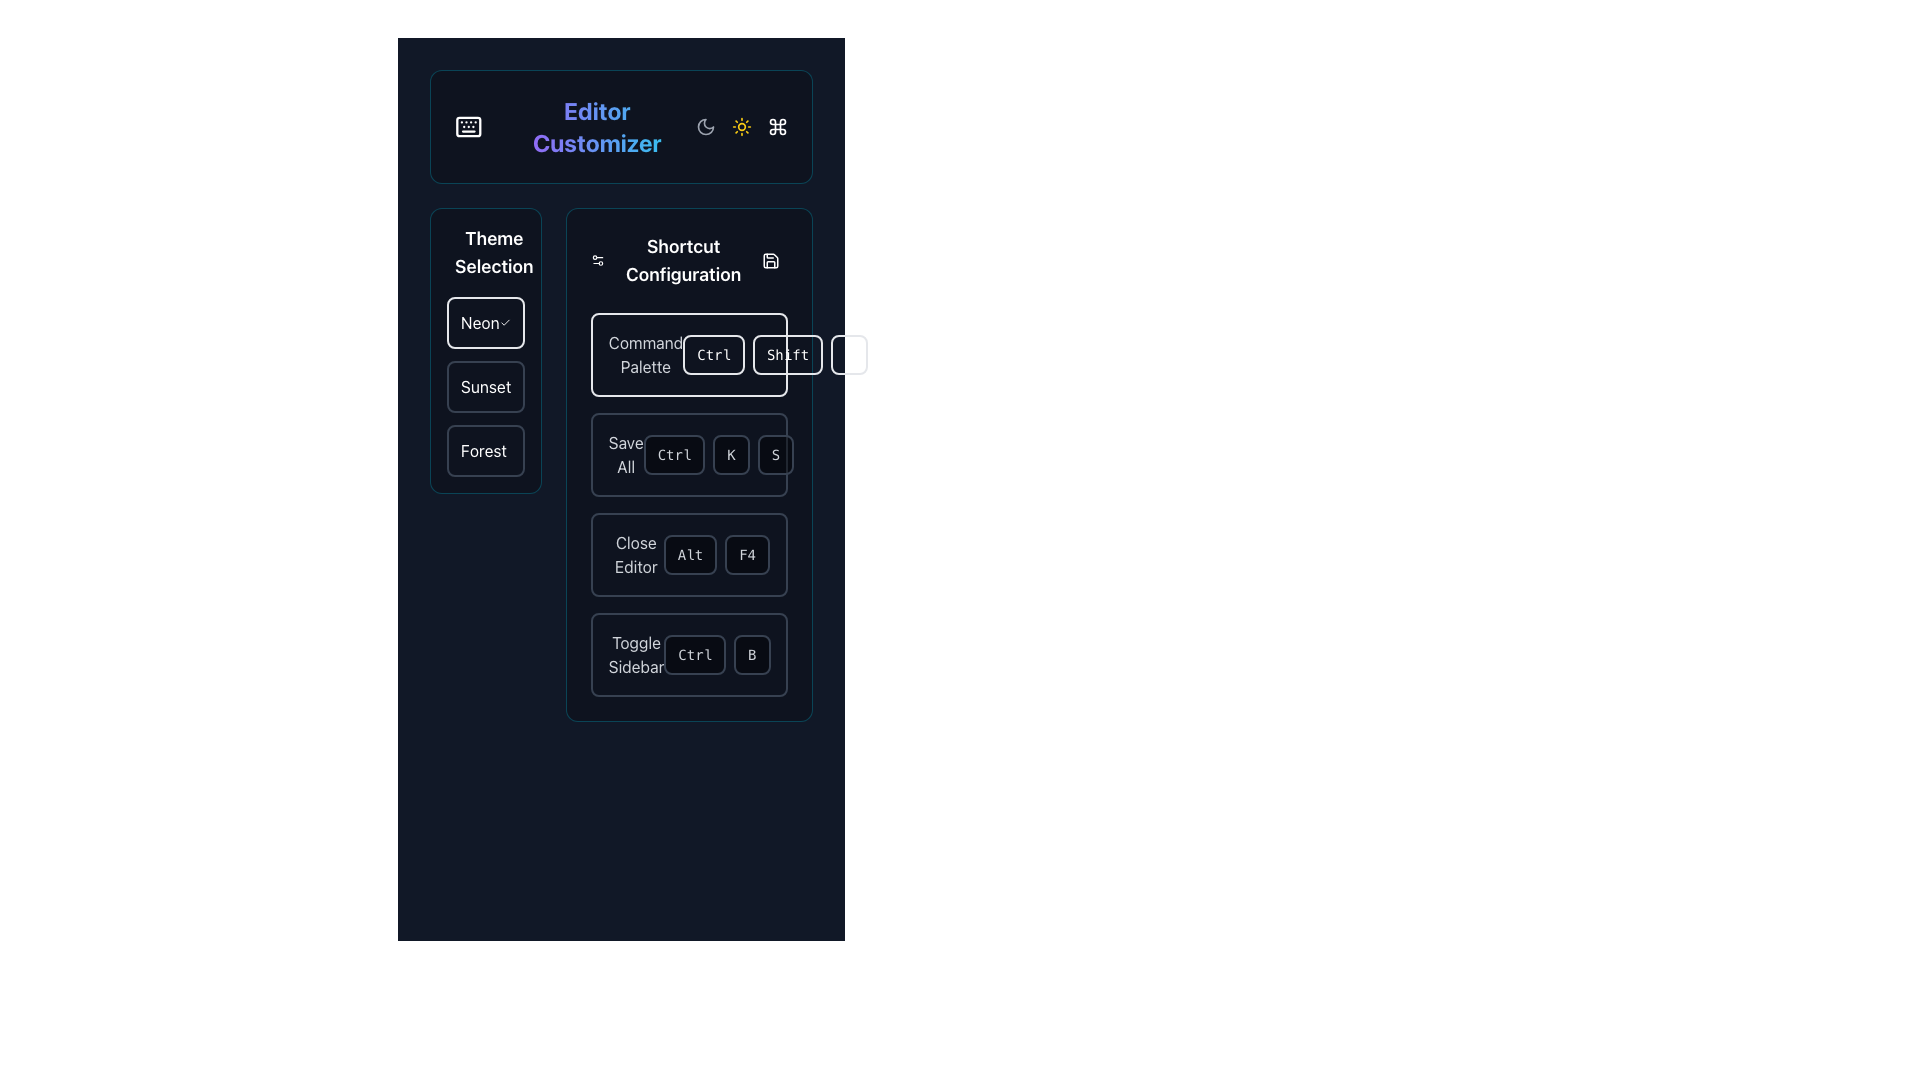  I want to click on the 'Ctrl' key label in the shortcut grouping for toggling the sidebar in the application, so click(689, 655).